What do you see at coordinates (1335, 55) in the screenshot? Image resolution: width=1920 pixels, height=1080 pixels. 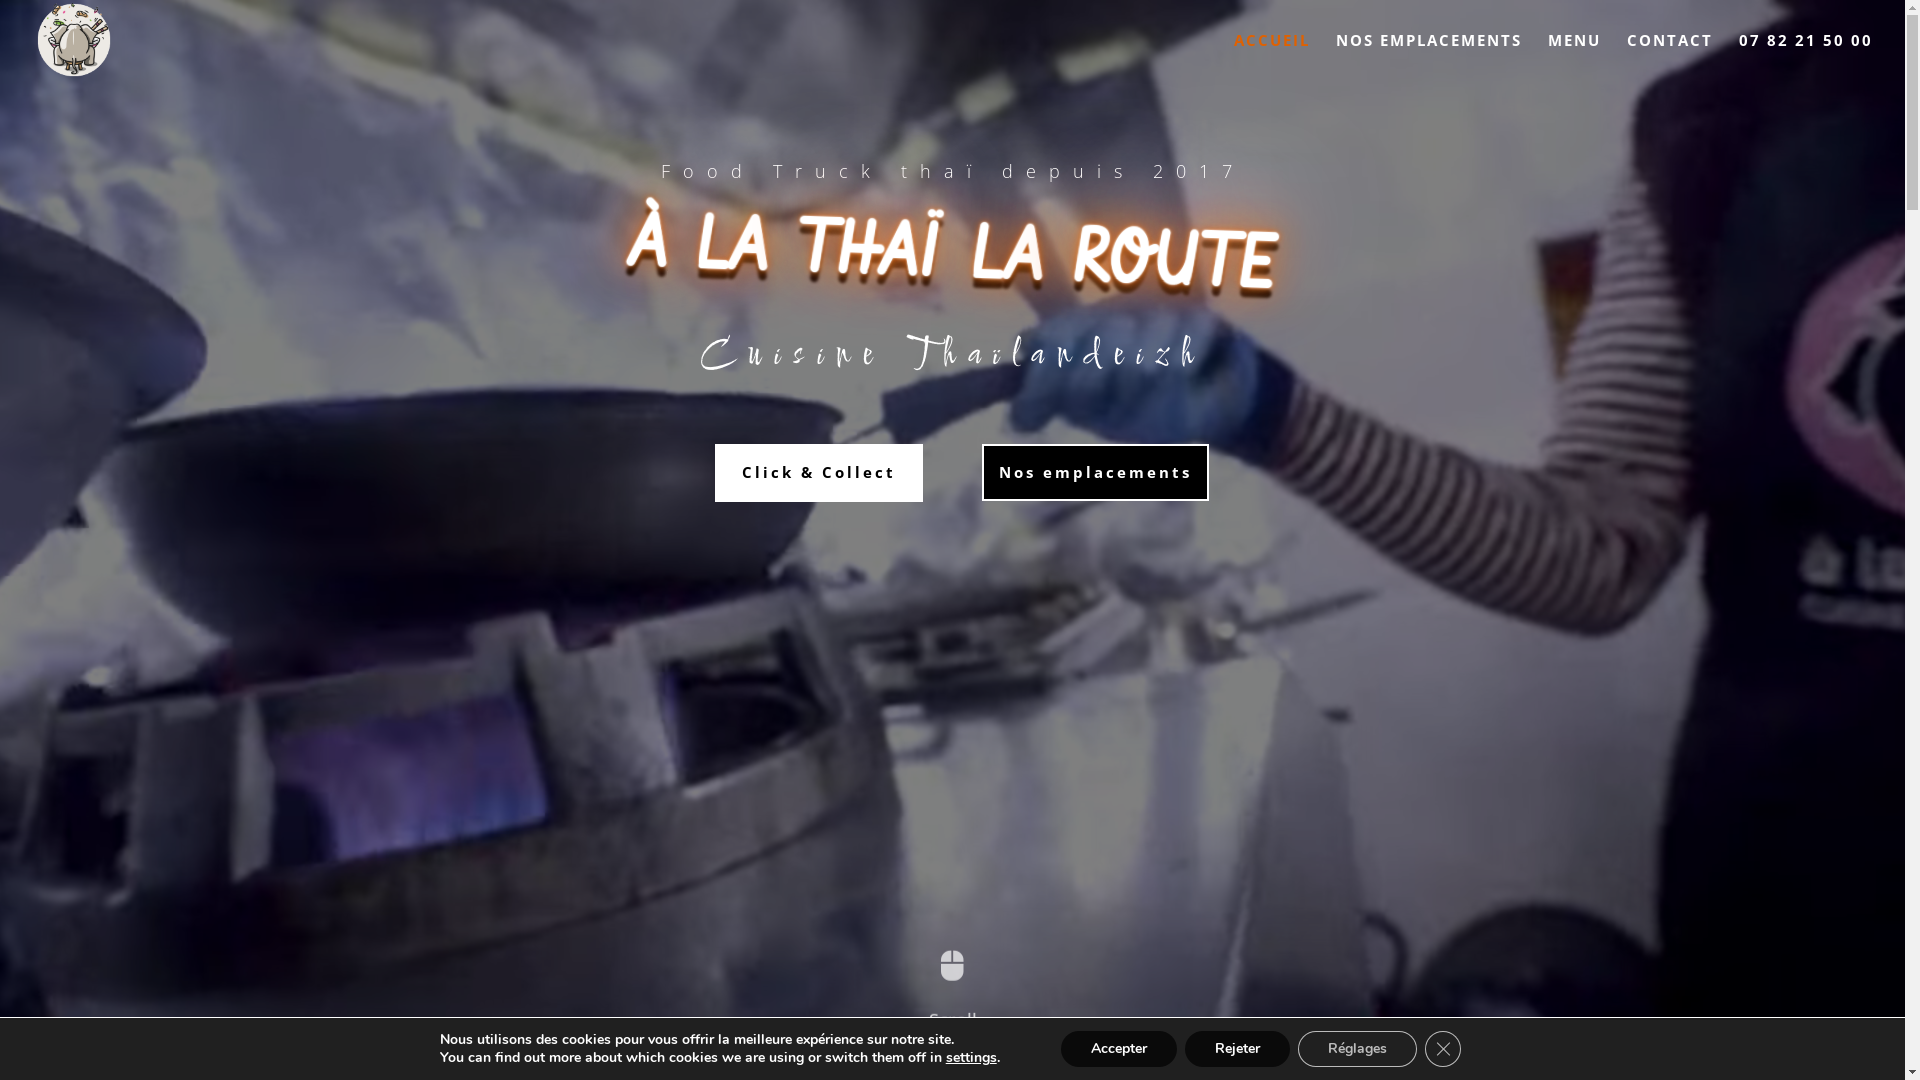 I see `'NOS EMPLACEMENTS'` at bounding box center [1335, 55].